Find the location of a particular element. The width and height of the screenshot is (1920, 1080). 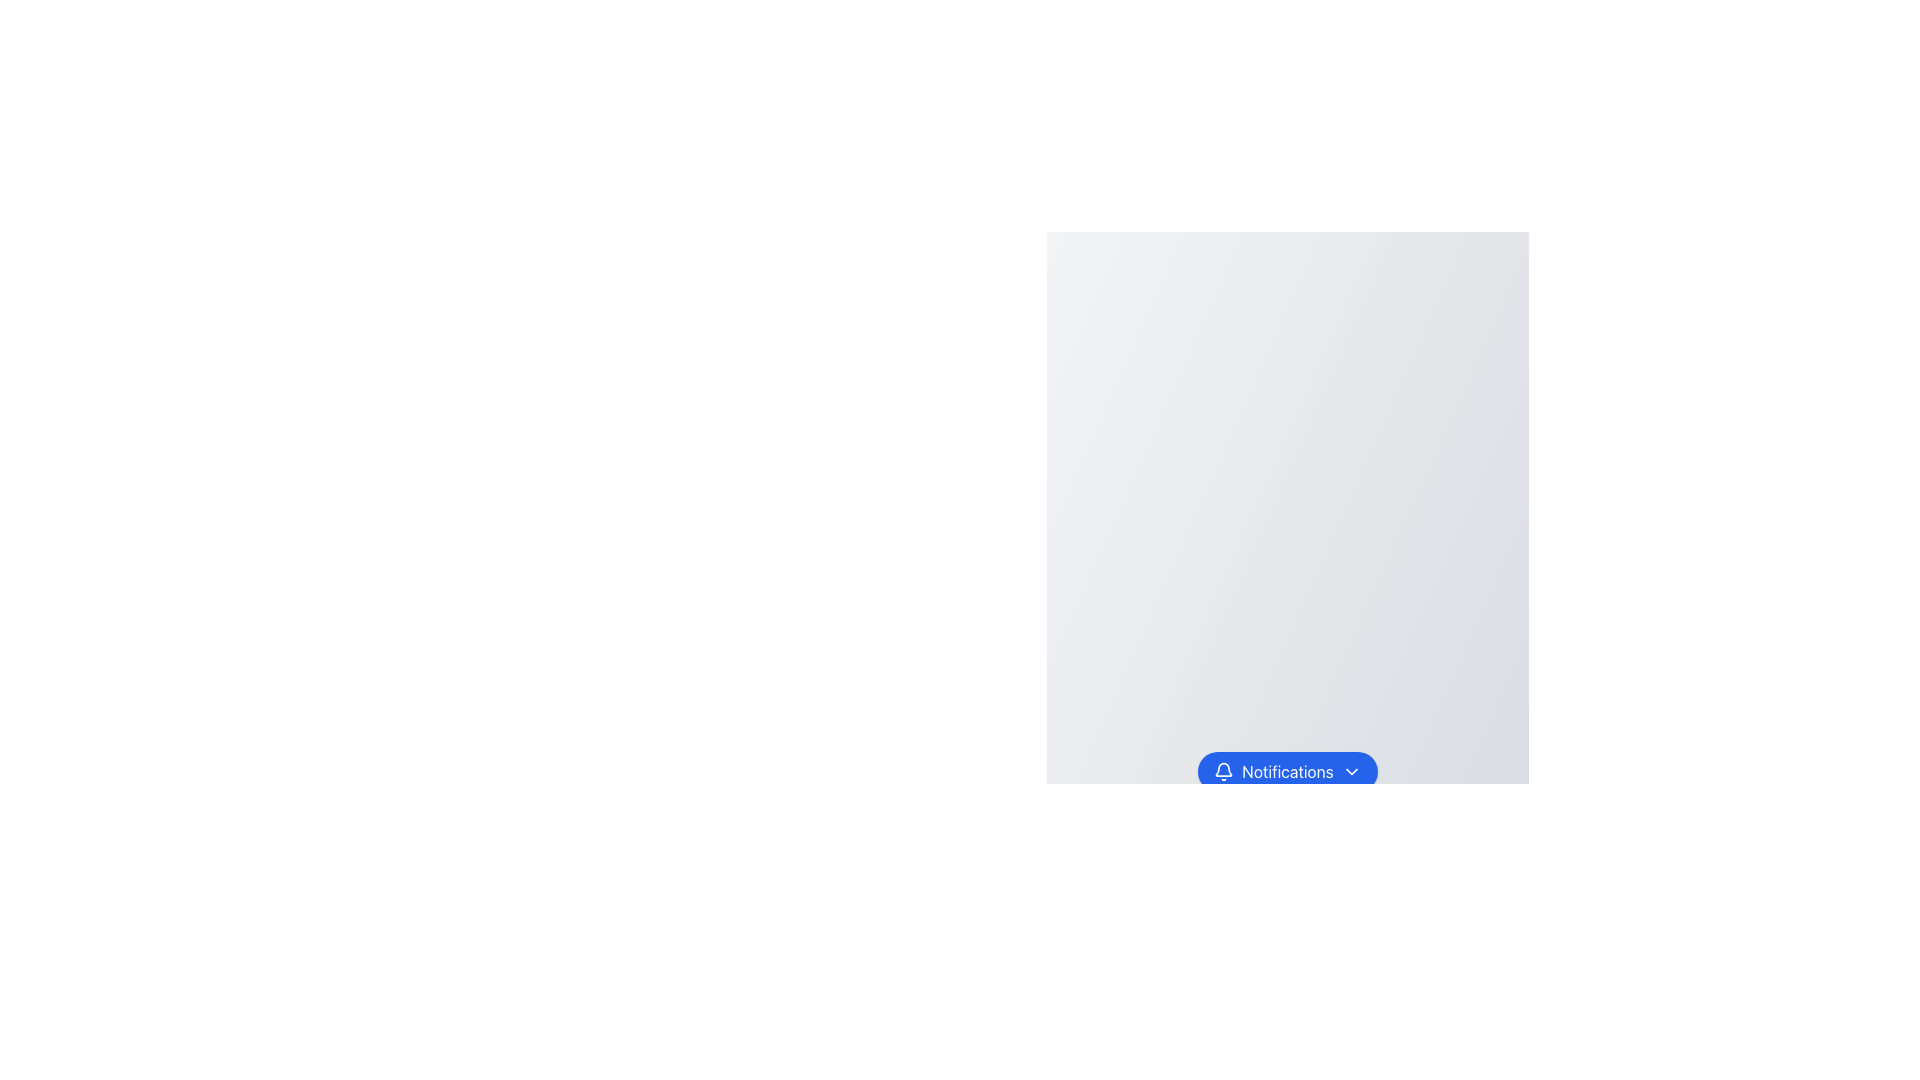

the button located at the bottom center of the interface is located at coordinates (1286, 770).